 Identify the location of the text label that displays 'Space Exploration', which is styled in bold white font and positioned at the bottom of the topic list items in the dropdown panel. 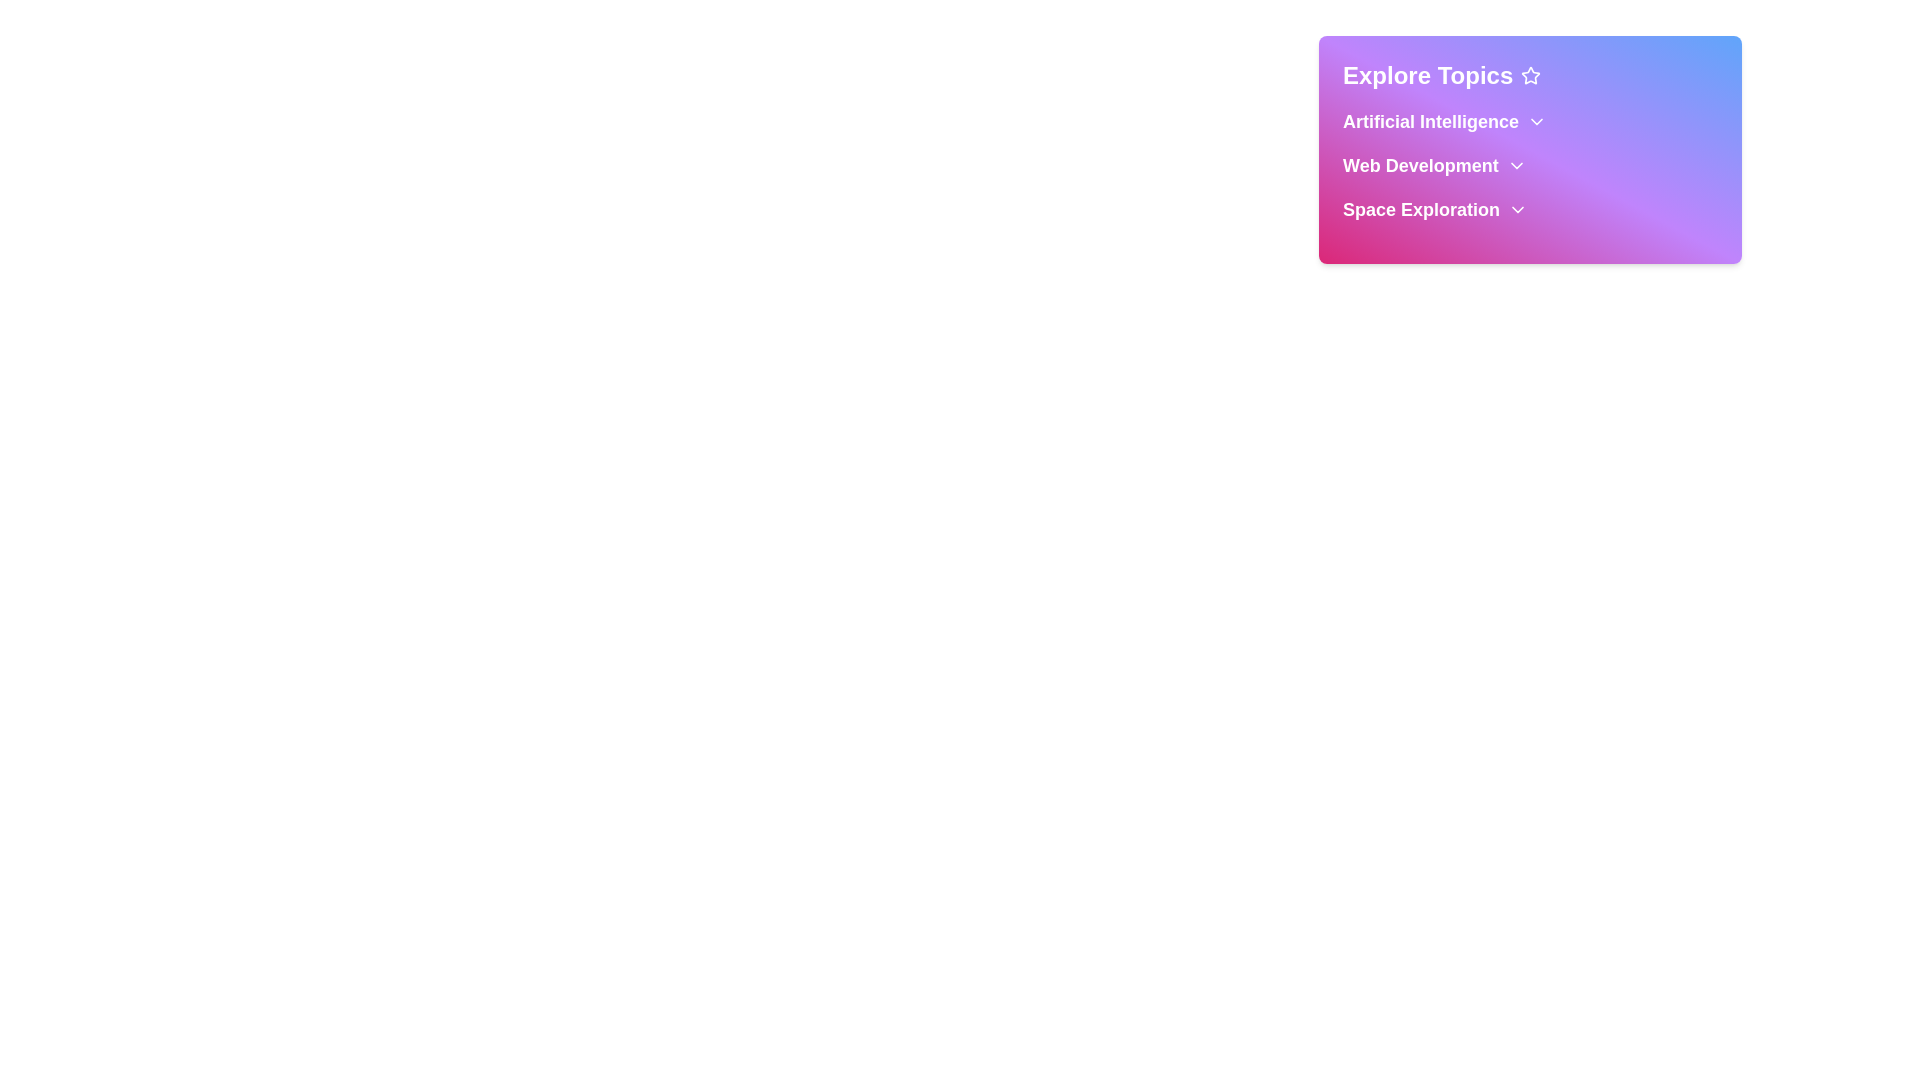
(1420, 209).